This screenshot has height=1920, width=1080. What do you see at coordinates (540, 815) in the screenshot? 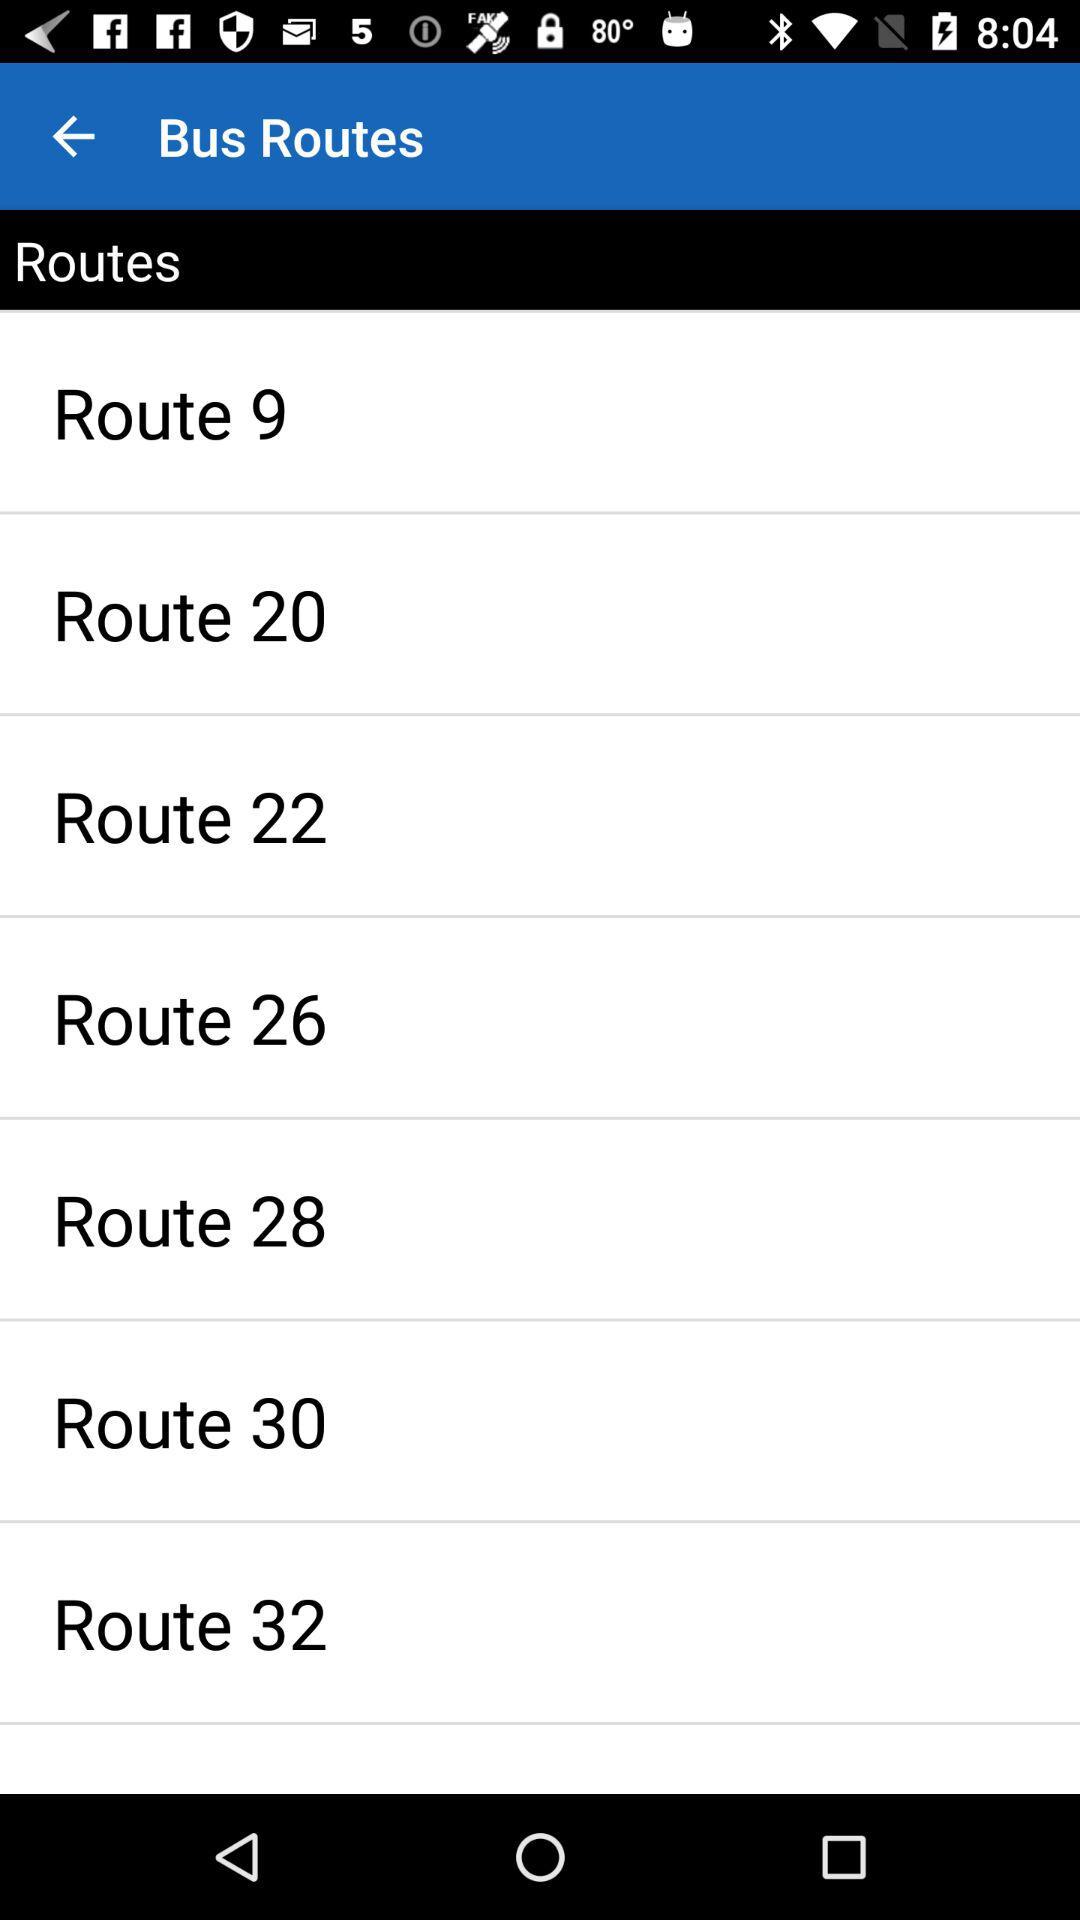
I see `the icon above route 26` at bounding box center [540, 815].